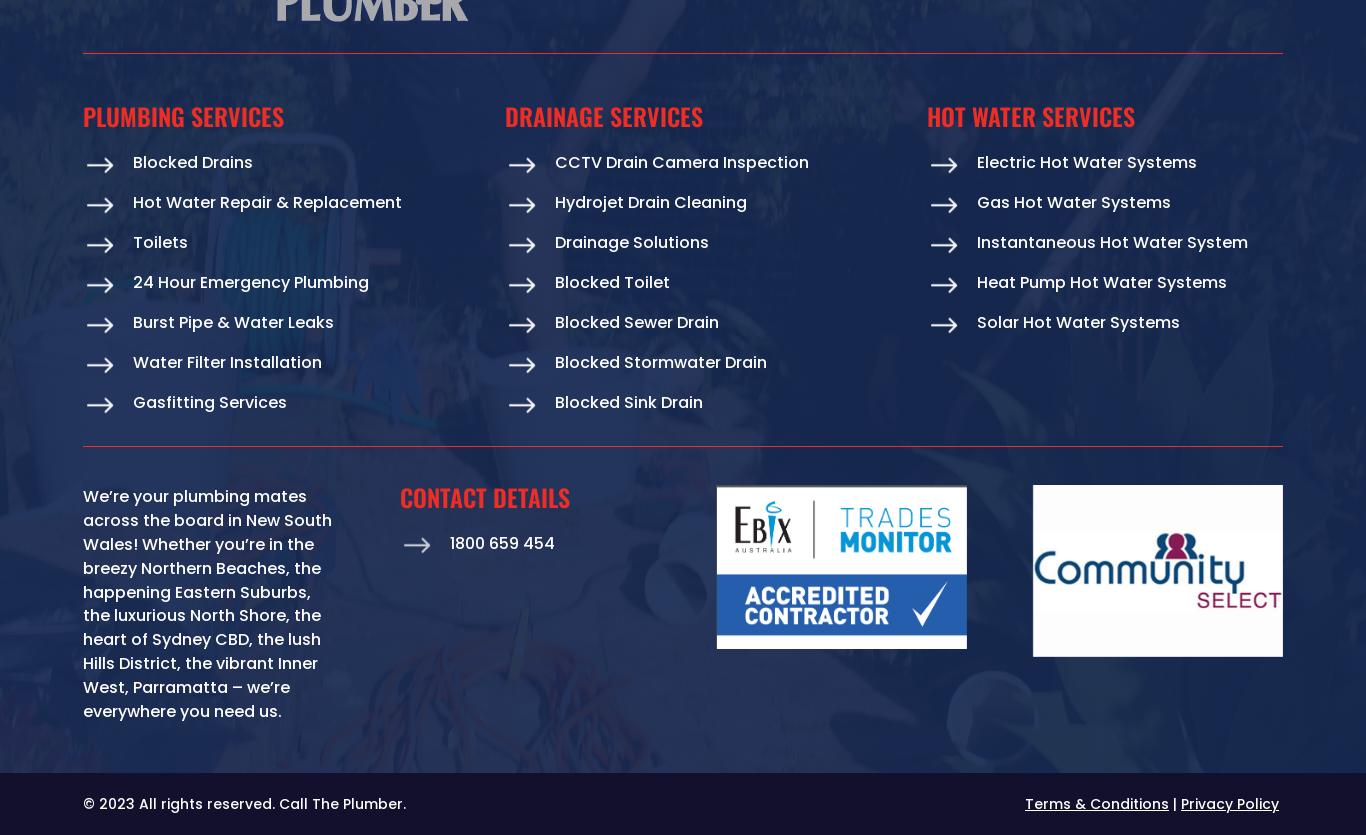  What do you see at coordinates (631, 242) in the screenshot?
I see `'Drainage Solutions'` at bounding box center [631, 242].